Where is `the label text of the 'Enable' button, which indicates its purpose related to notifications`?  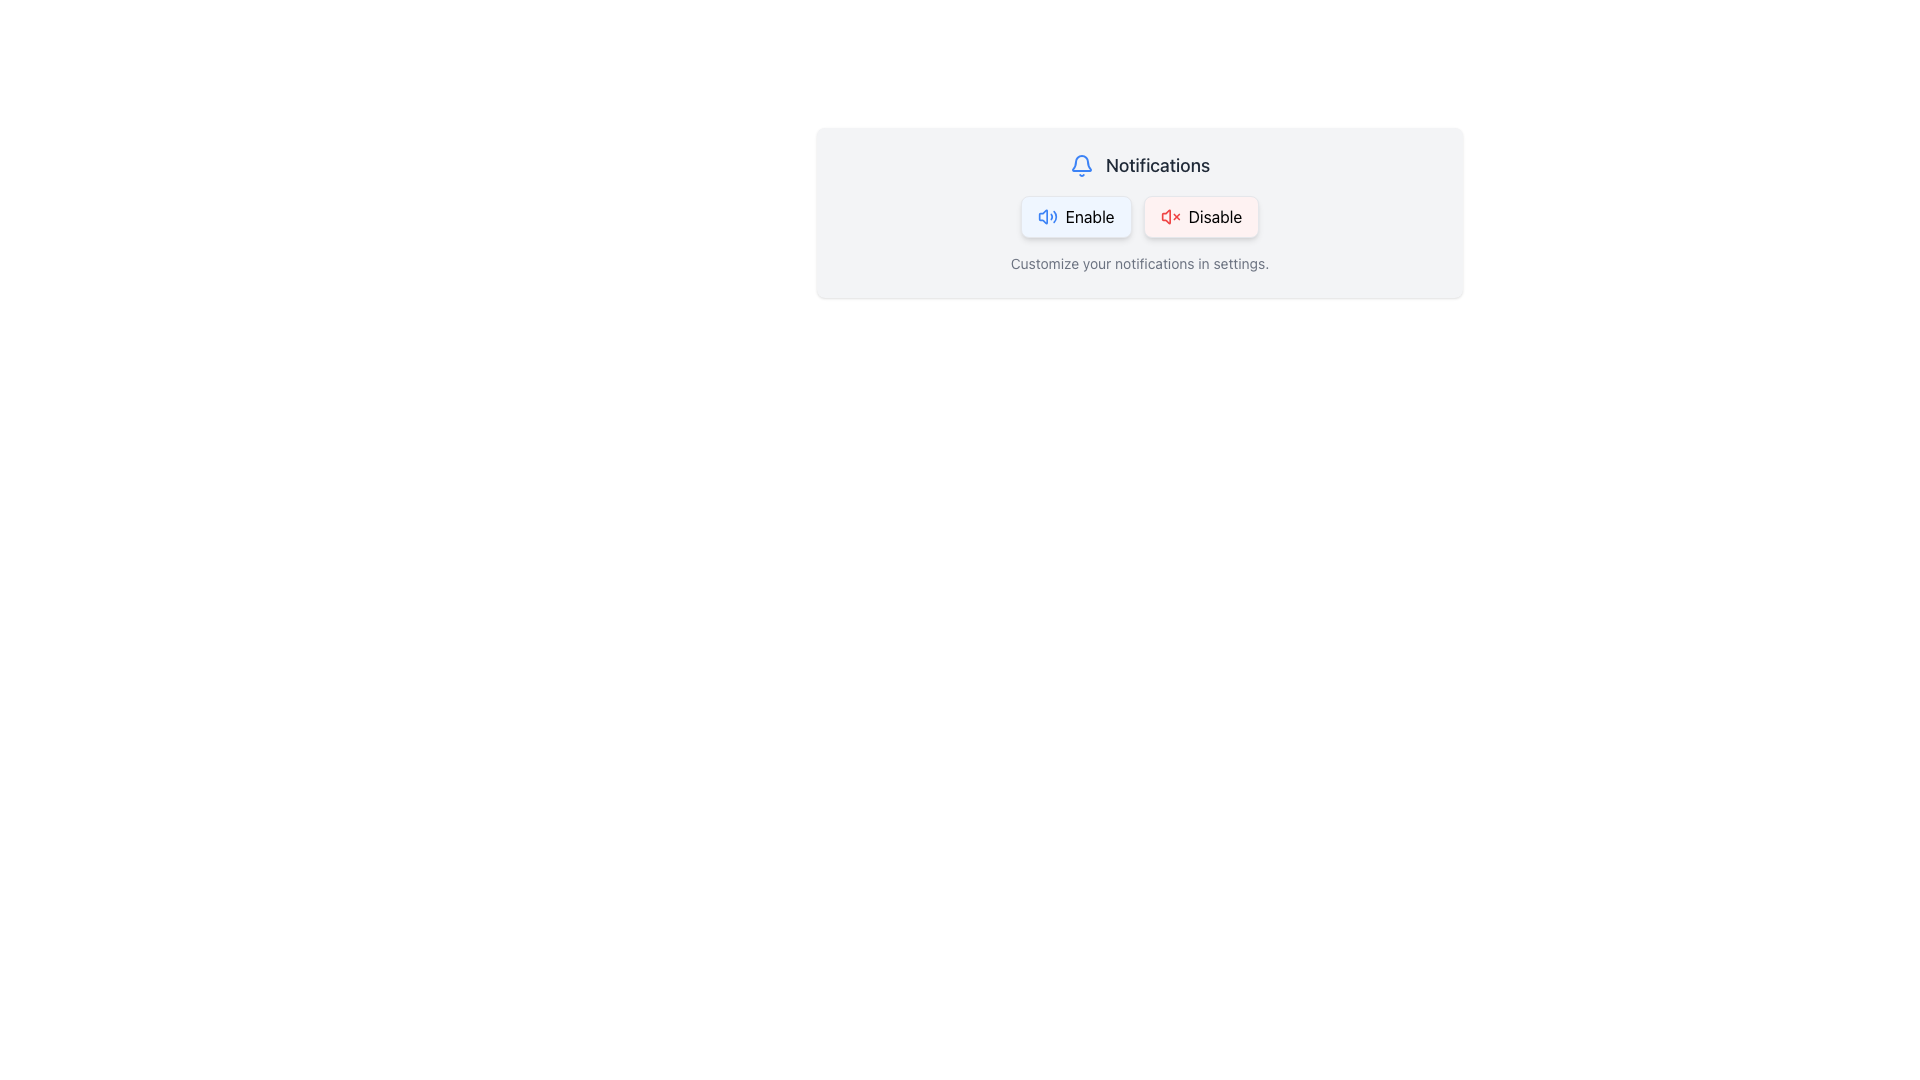
the label text of the 'Enable' button, which indicates its purpose related to notifications is located at coordinates (1089, 216).